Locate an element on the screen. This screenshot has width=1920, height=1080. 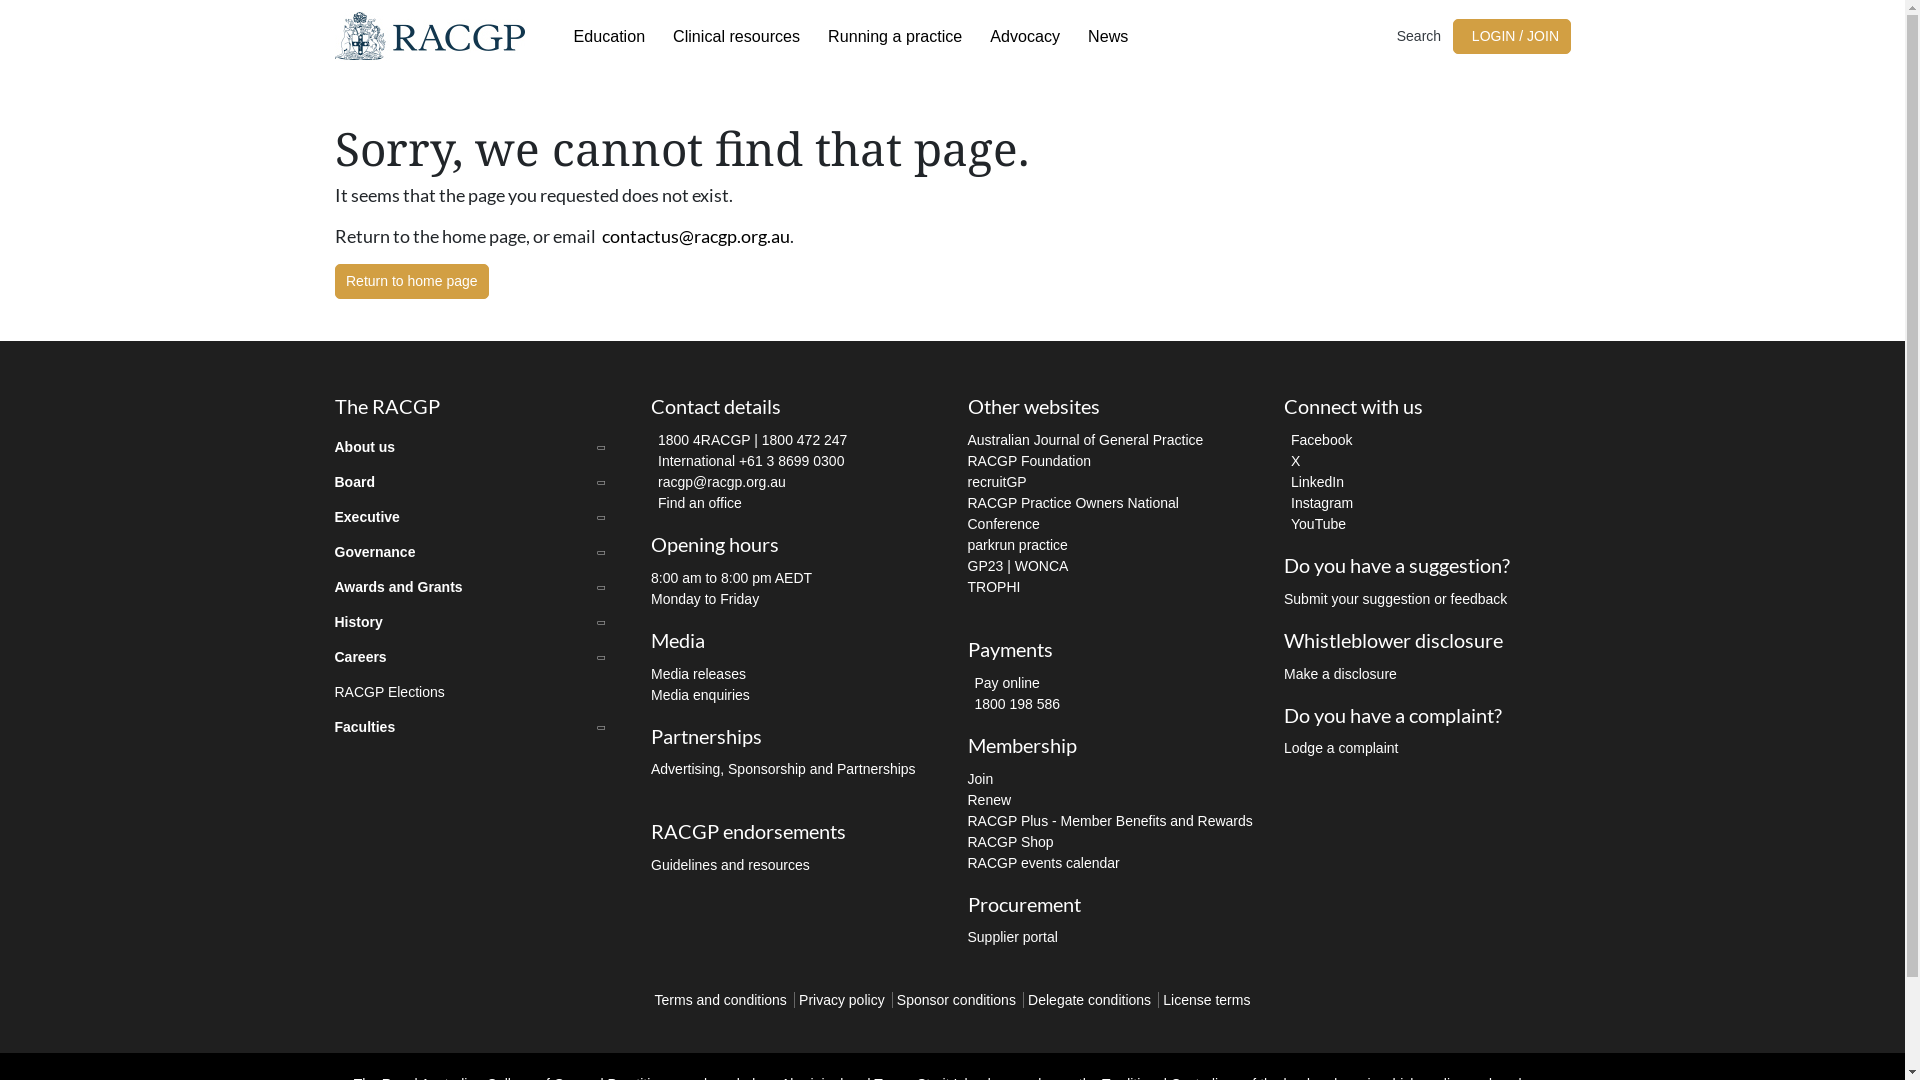
'RACGP Logo' is located at coordinates (427, 35).